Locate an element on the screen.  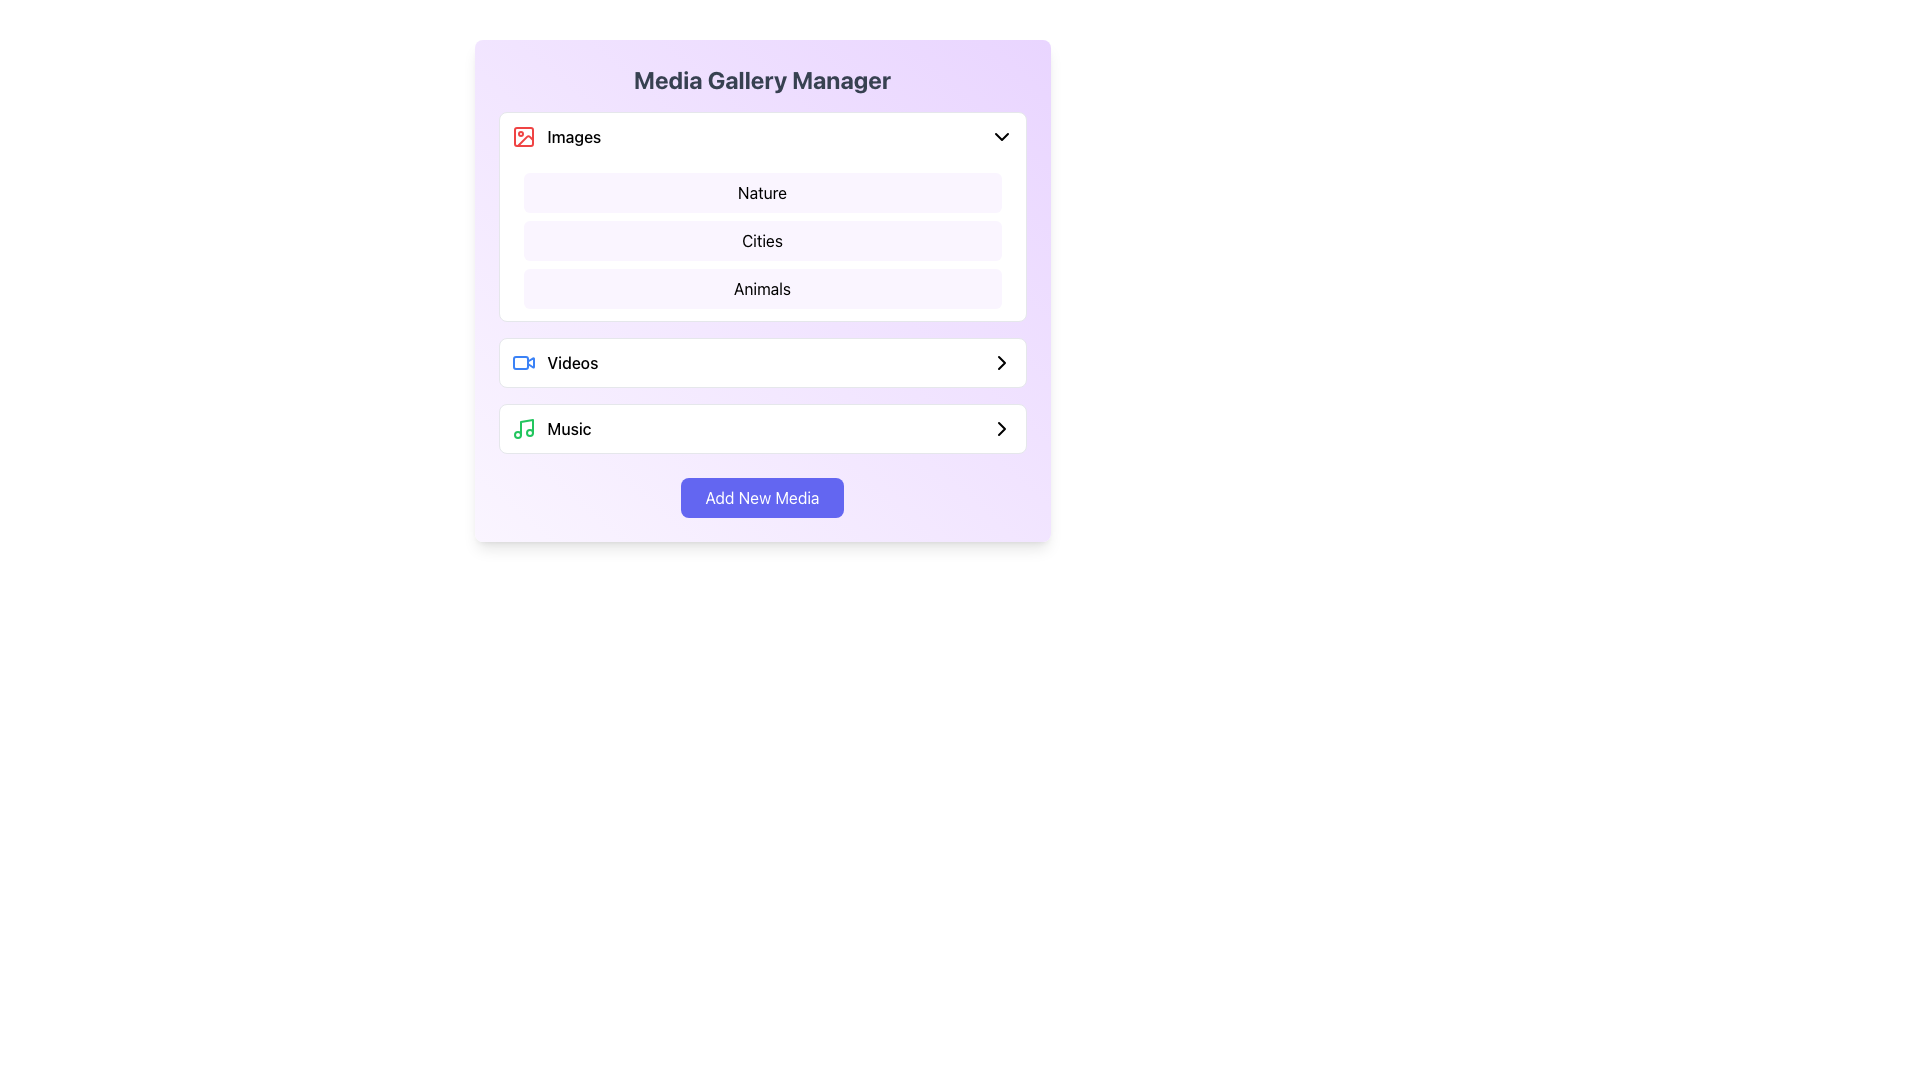
the blue video camera icon located to the left of the 'Videos' text in the Media Gallery Manager interface is located at coordinates (523, 362).